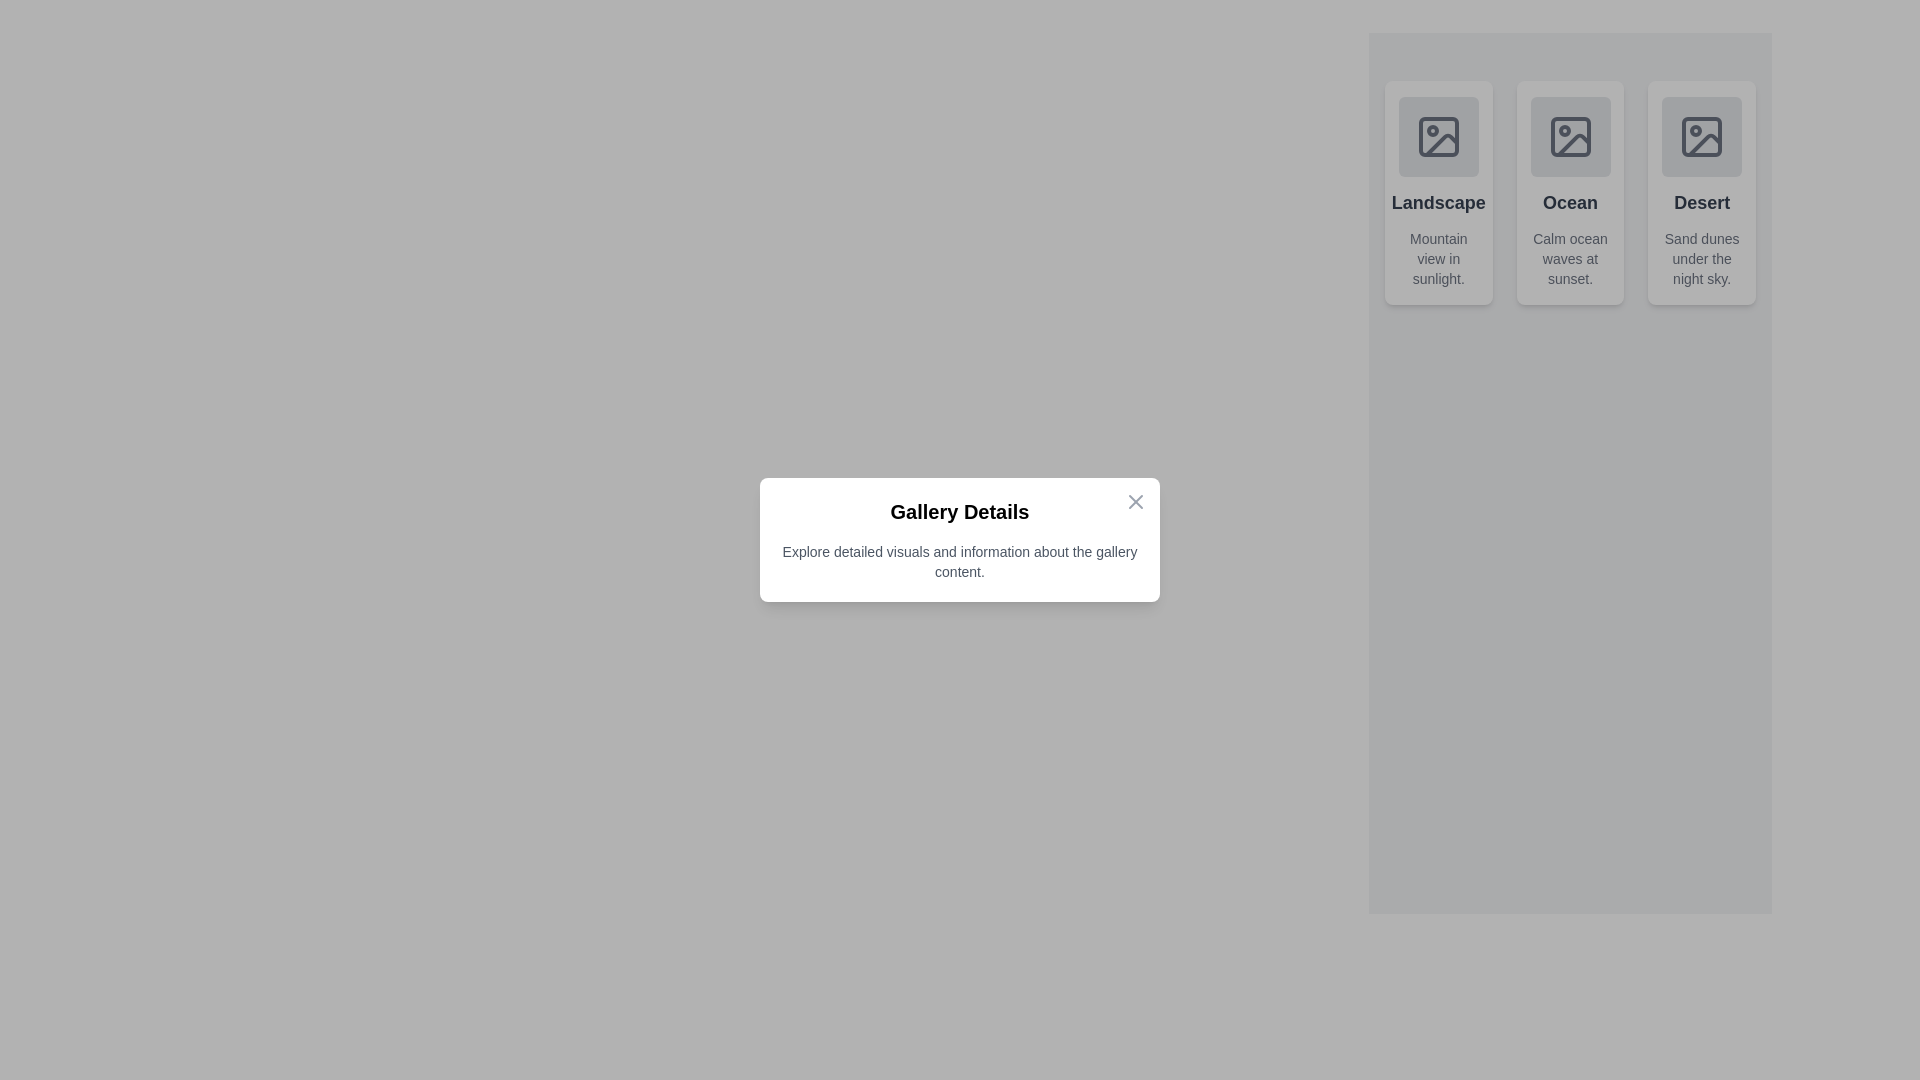 Image resolution: width=1920 pixels, height=1080 pixels. Describe the element at coordinates (1437, 203) in the screenshot. I see `the 'Landscape' text label, which is styled with bold and large font and located at the top section of the leftmost card in a group of three cards` at that location.